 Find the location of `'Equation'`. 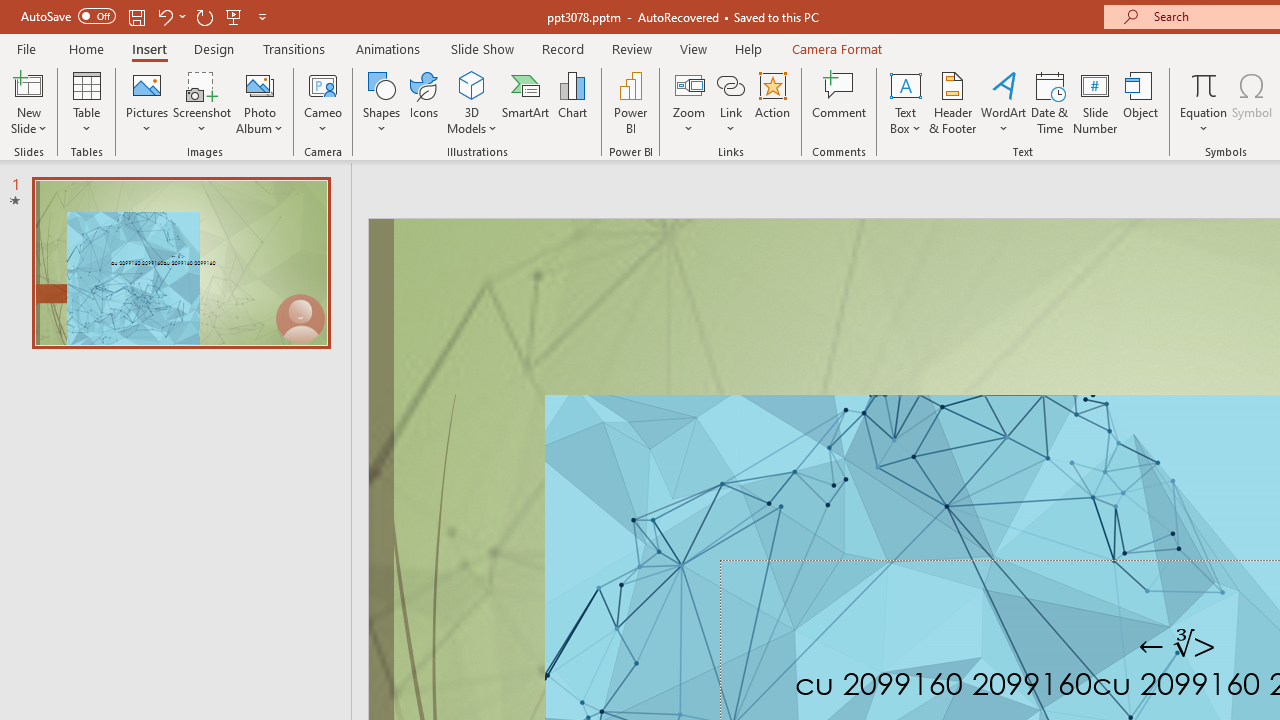

'Equation' is located at coordinates (1202, 84).